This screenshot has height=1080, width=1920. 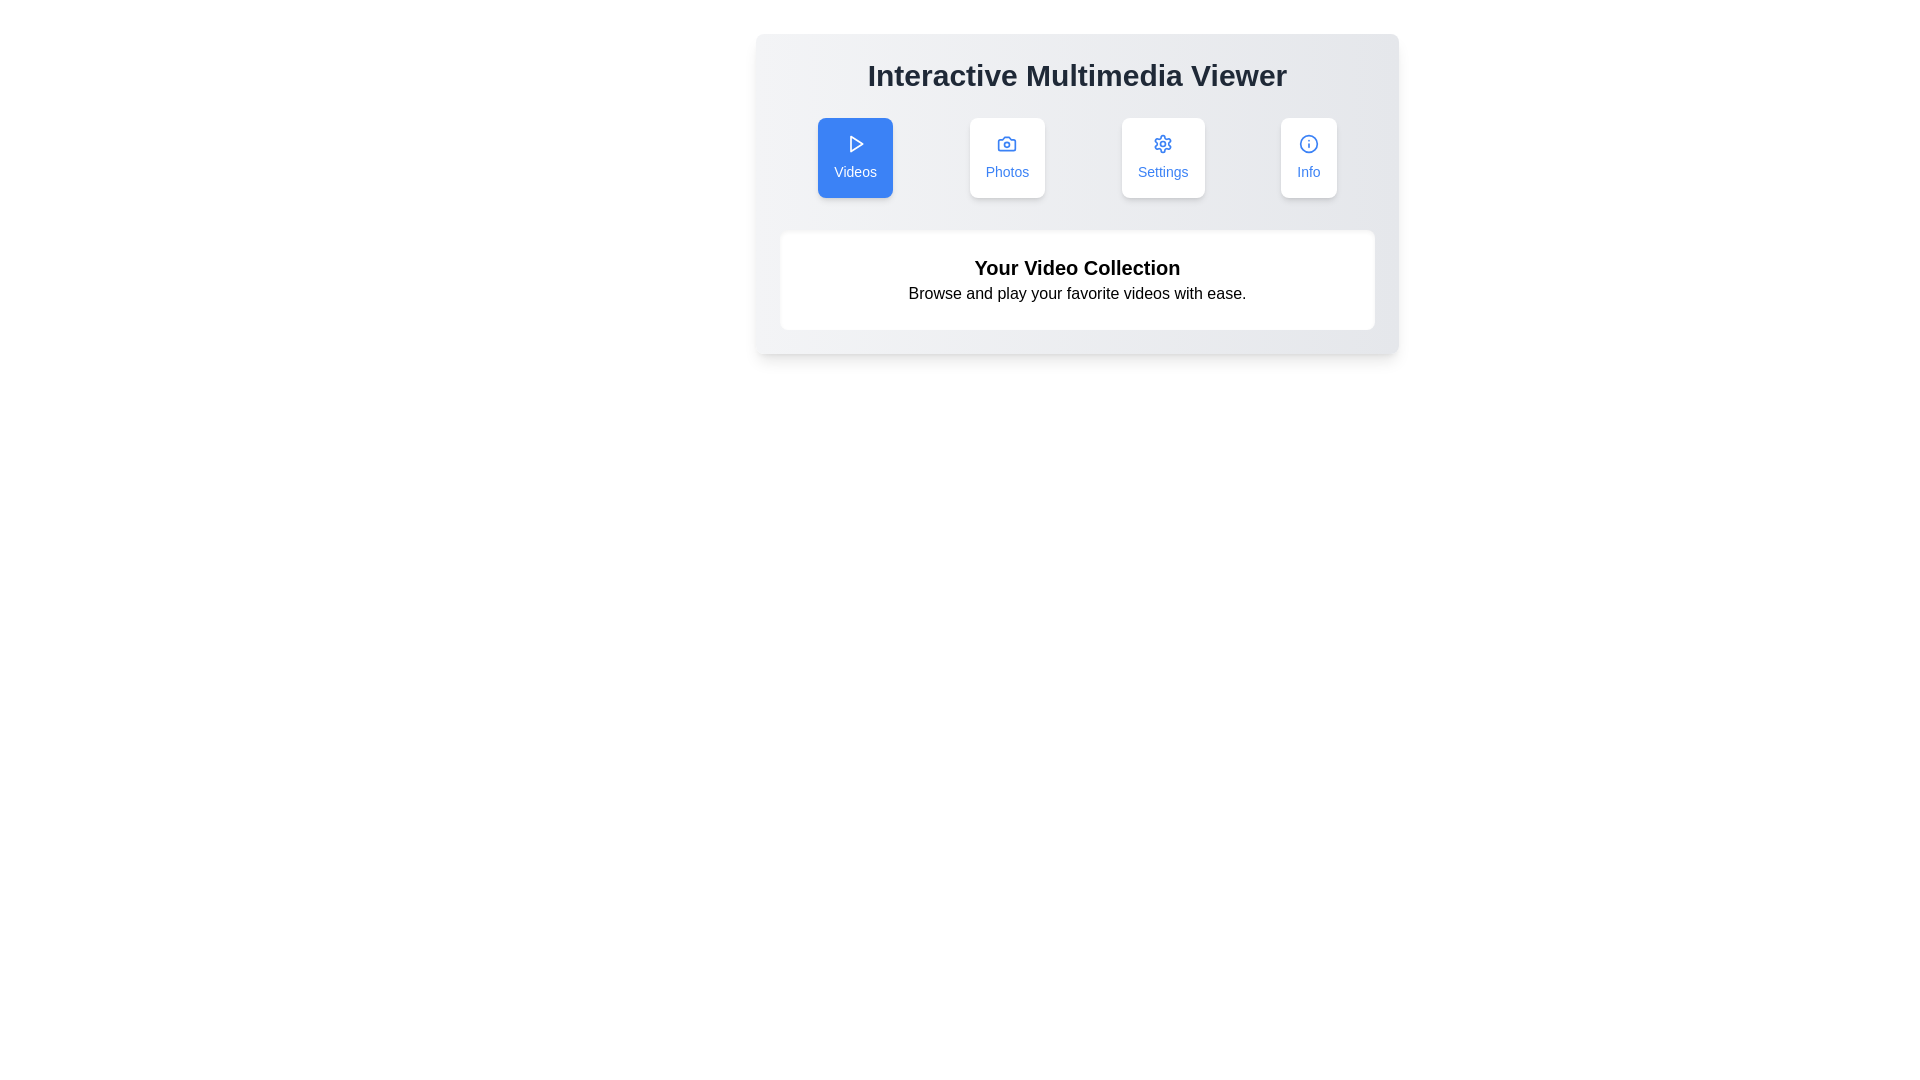 What do you see at coordinates (1308, 142) in the screenshot?
I see `the SVG Circle representing the 'Info' button located in the upper-right section of the grouped toolbar` at bounding box center [1308, 142].